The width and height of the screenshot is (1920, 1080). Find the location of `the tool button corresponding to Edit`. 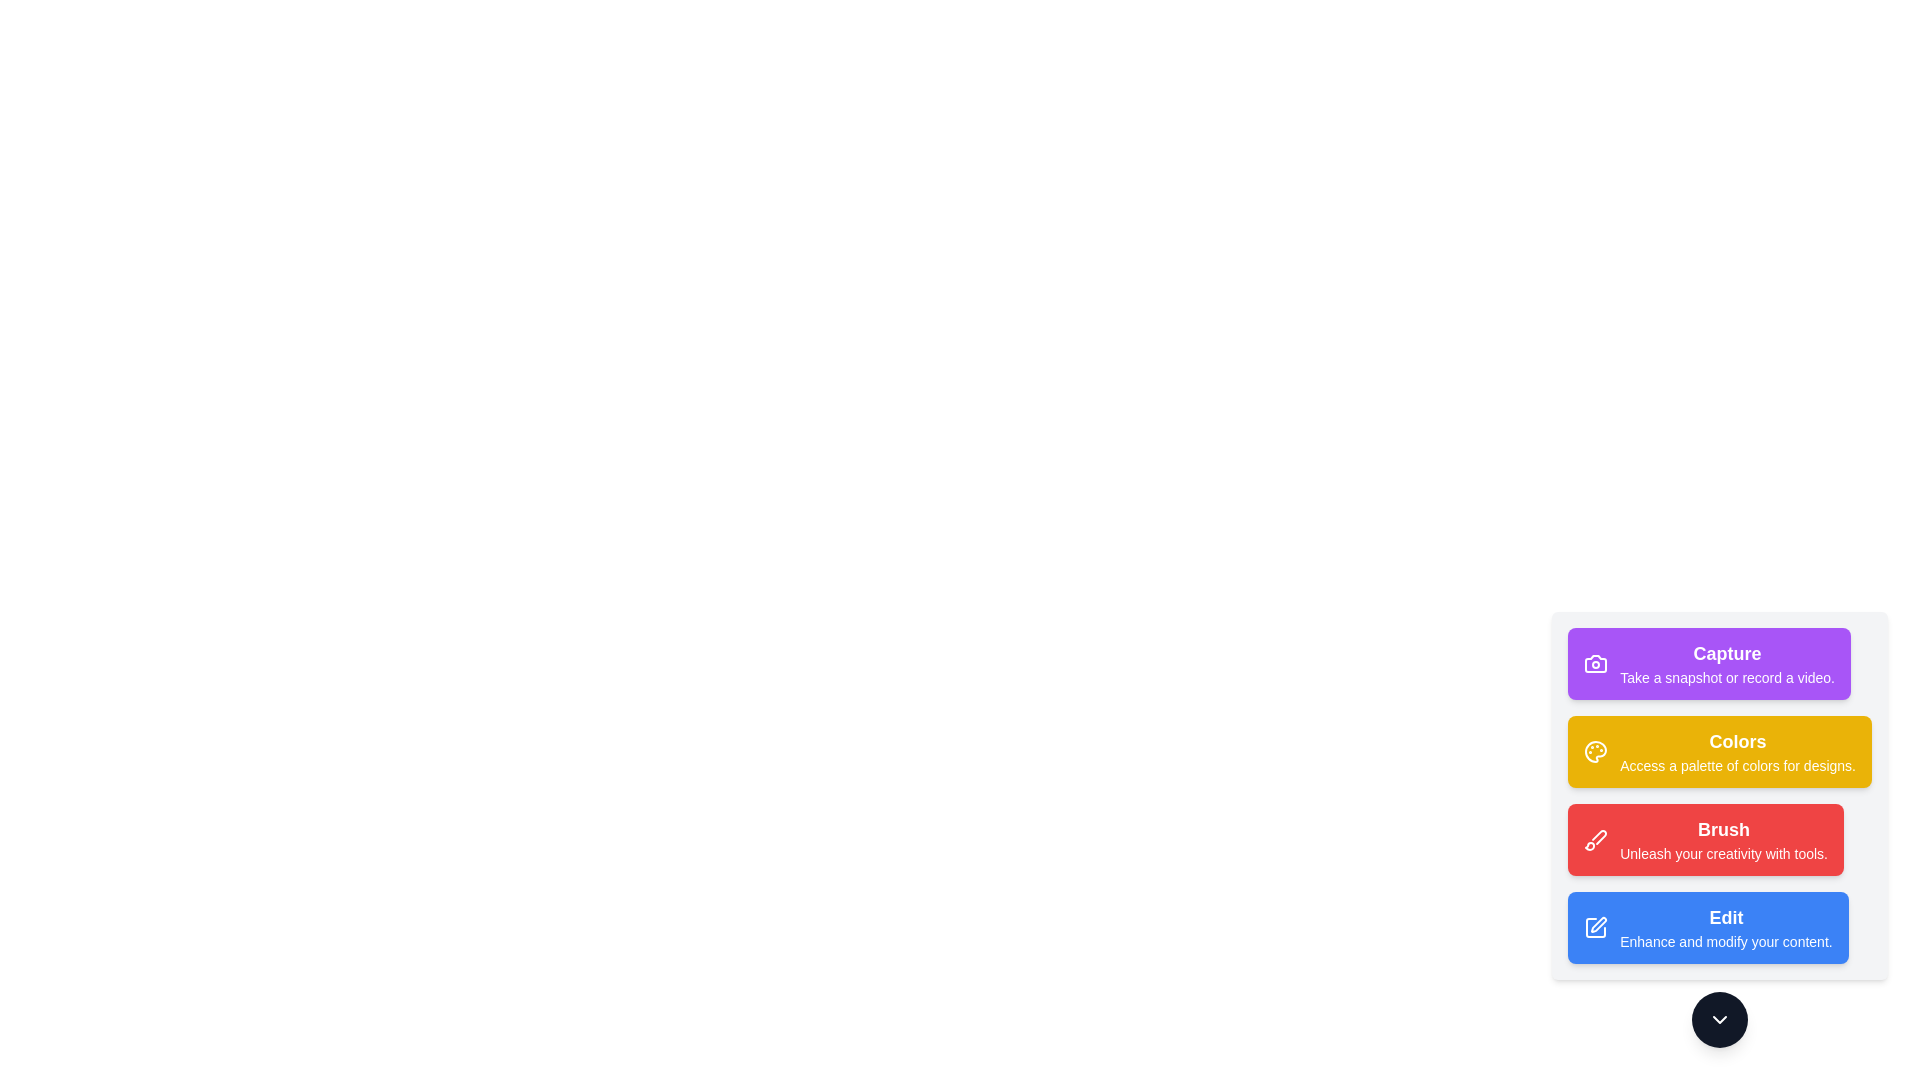

the tool button corresponding to Edit is located at coordinates (1707, 928).